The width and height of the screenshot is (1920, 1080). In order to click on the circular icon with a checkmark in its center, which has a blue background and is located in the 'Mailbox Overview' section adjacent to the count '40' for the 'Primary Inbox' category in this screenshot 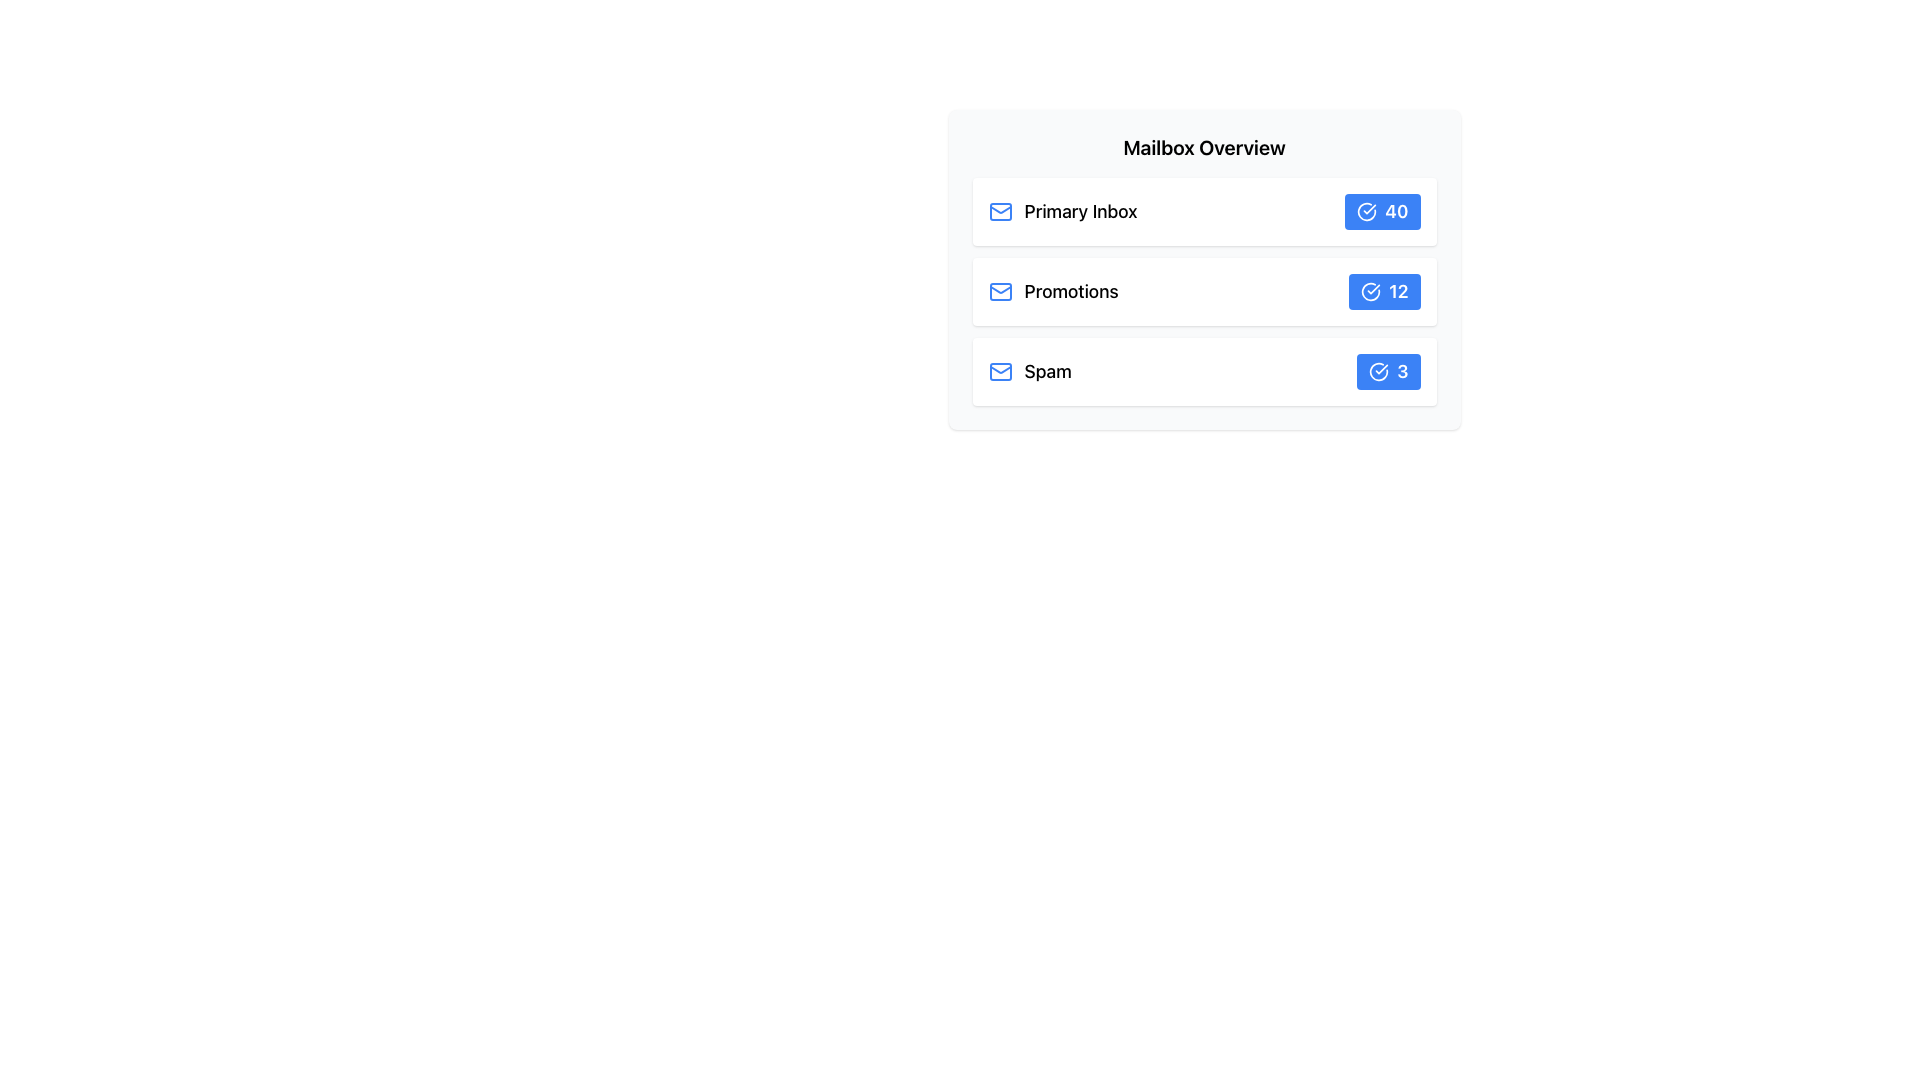, I will do `click(1366, 212)`.